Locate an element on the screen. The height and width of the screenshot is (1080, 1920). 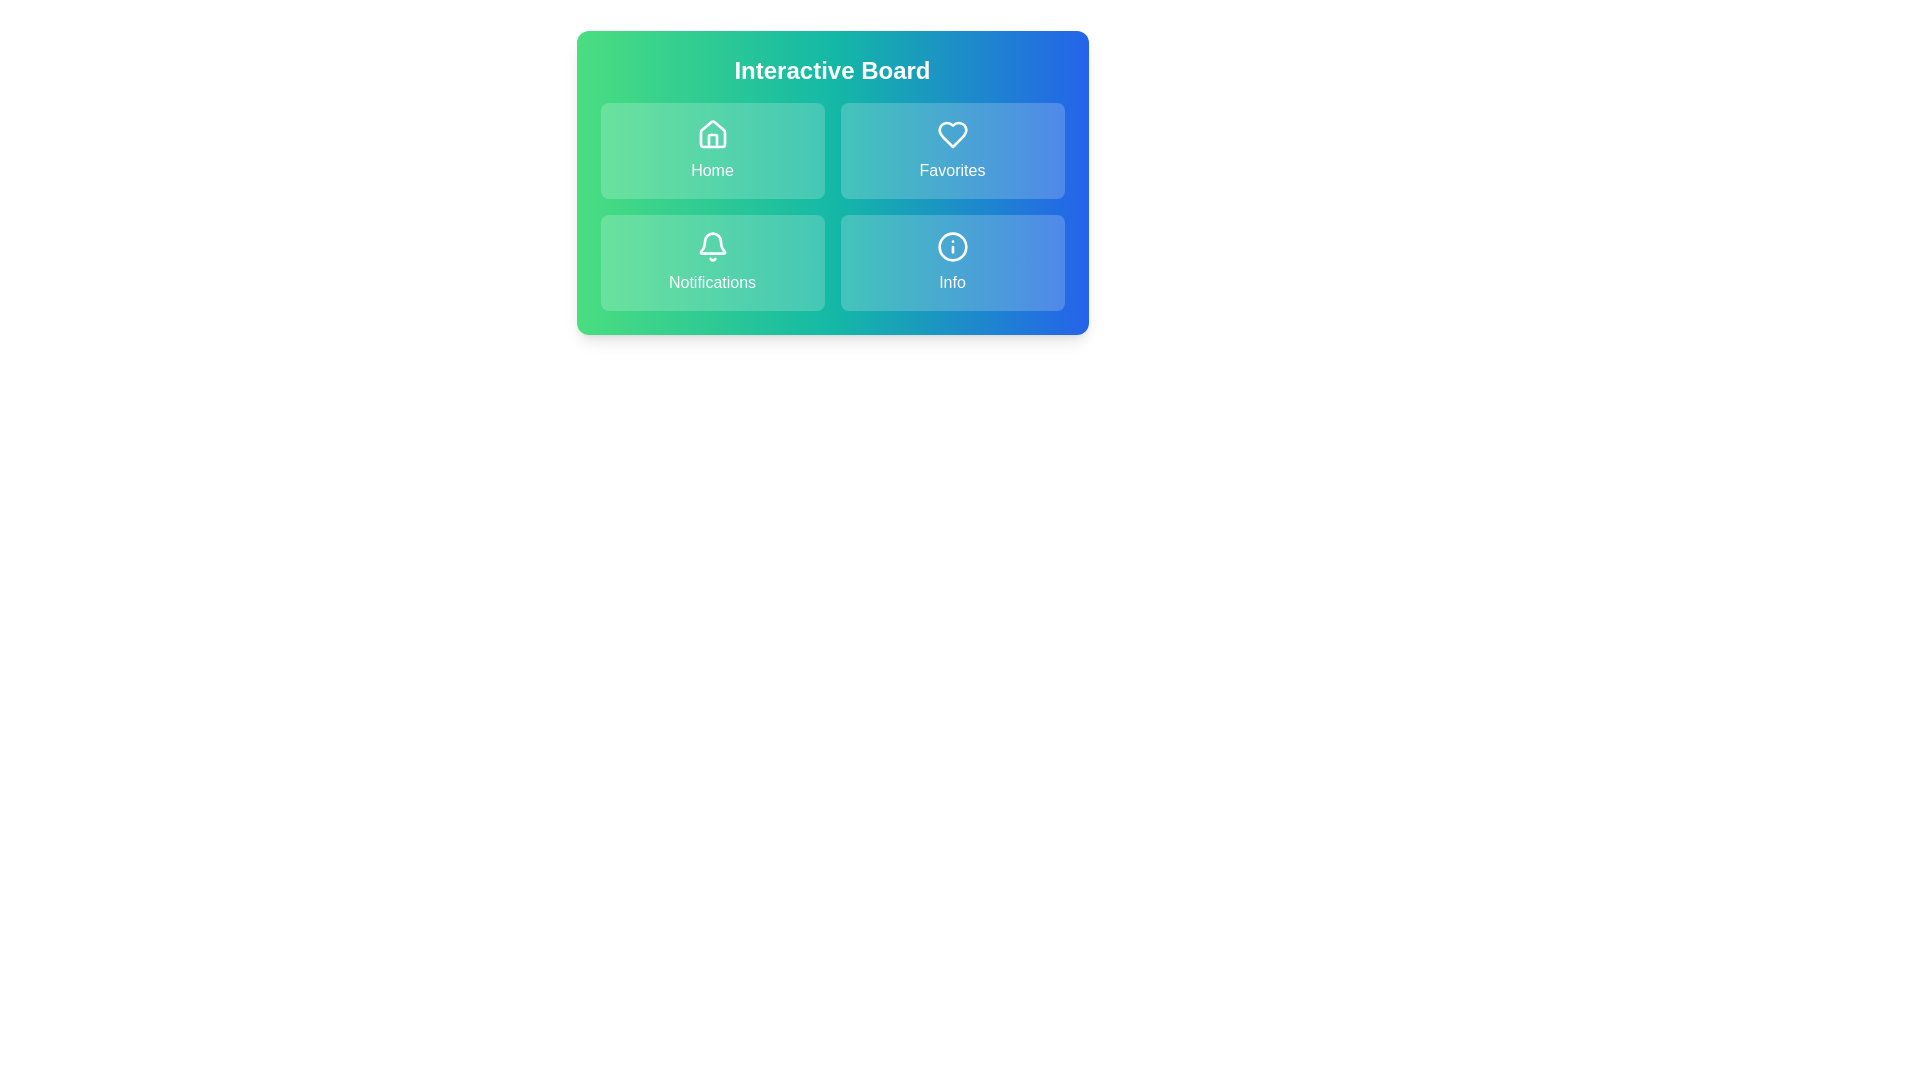
text label associated with the 'Home' icon located in the top-left quadrant of the 'Interactive Board' card is located at coordinates (712, 169).